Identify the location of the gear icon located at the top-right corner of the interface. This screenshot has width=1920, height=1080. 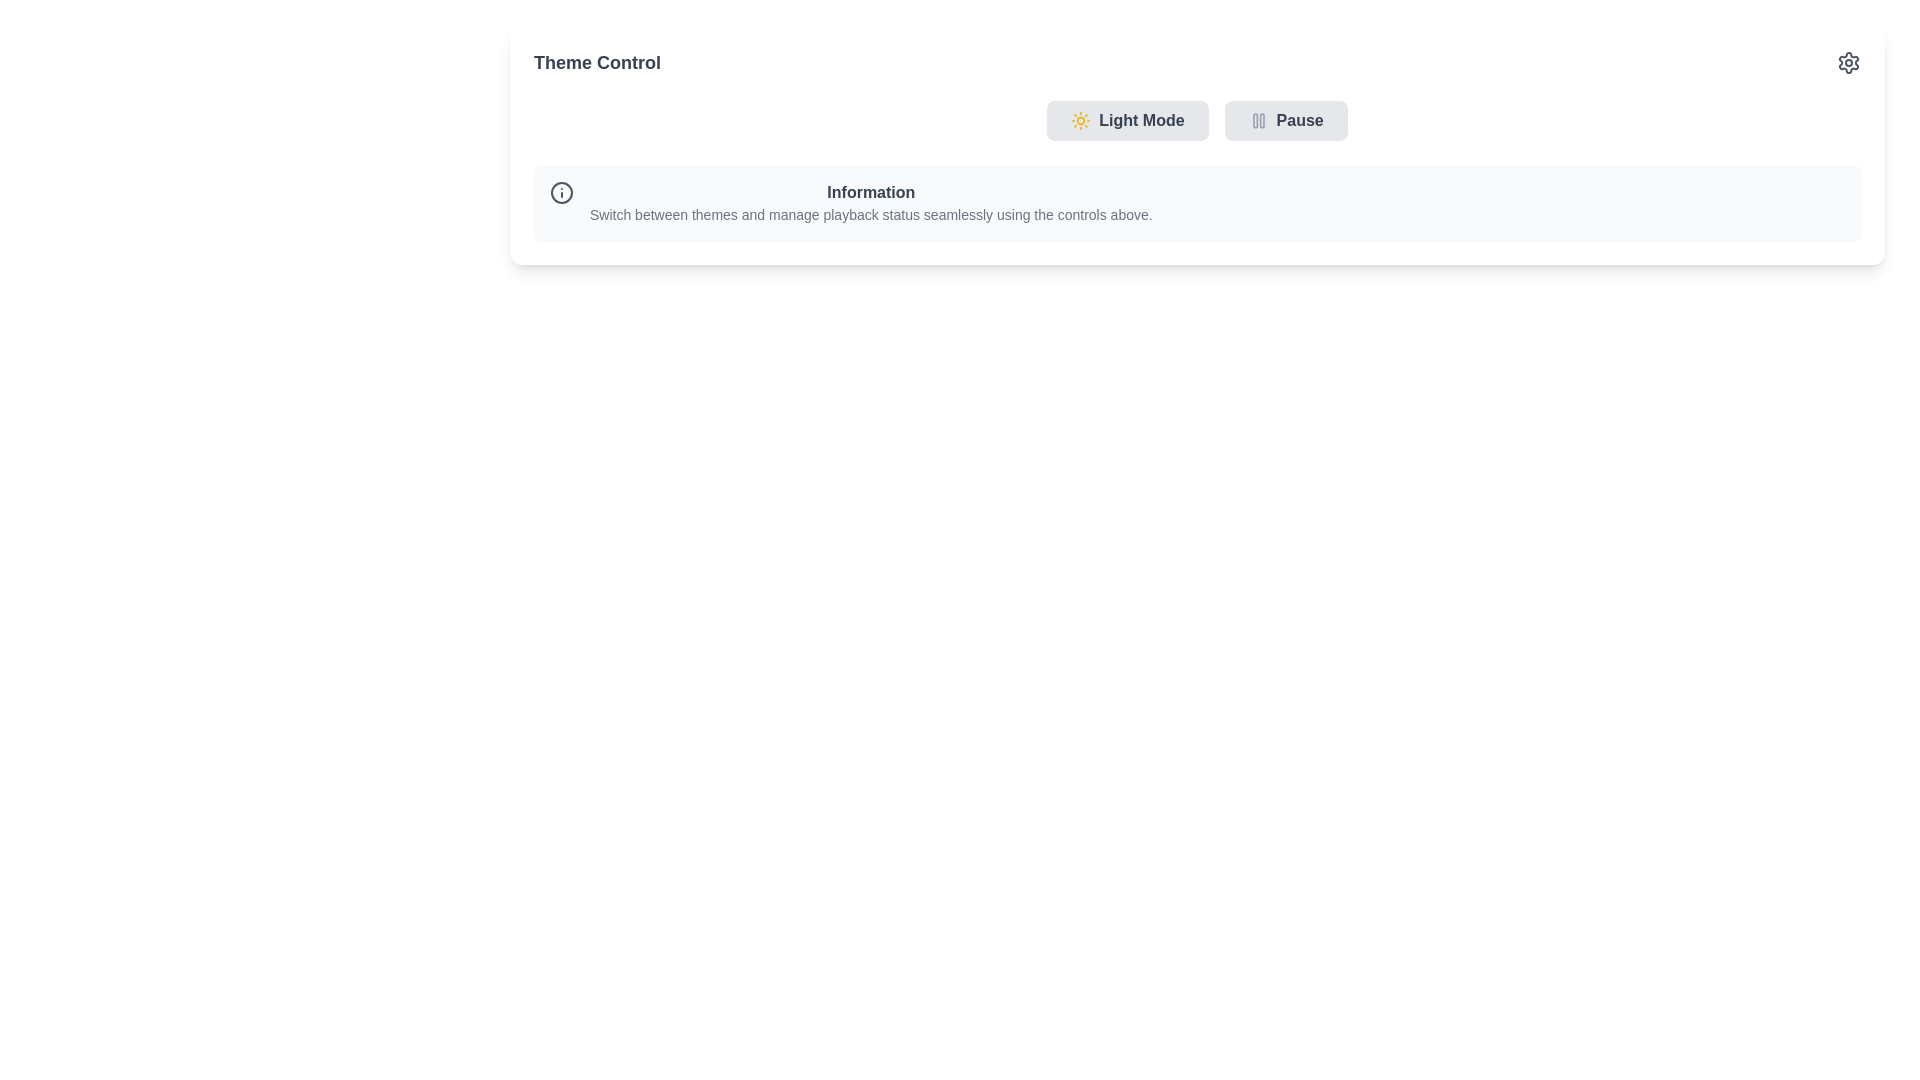
(1847, 61).